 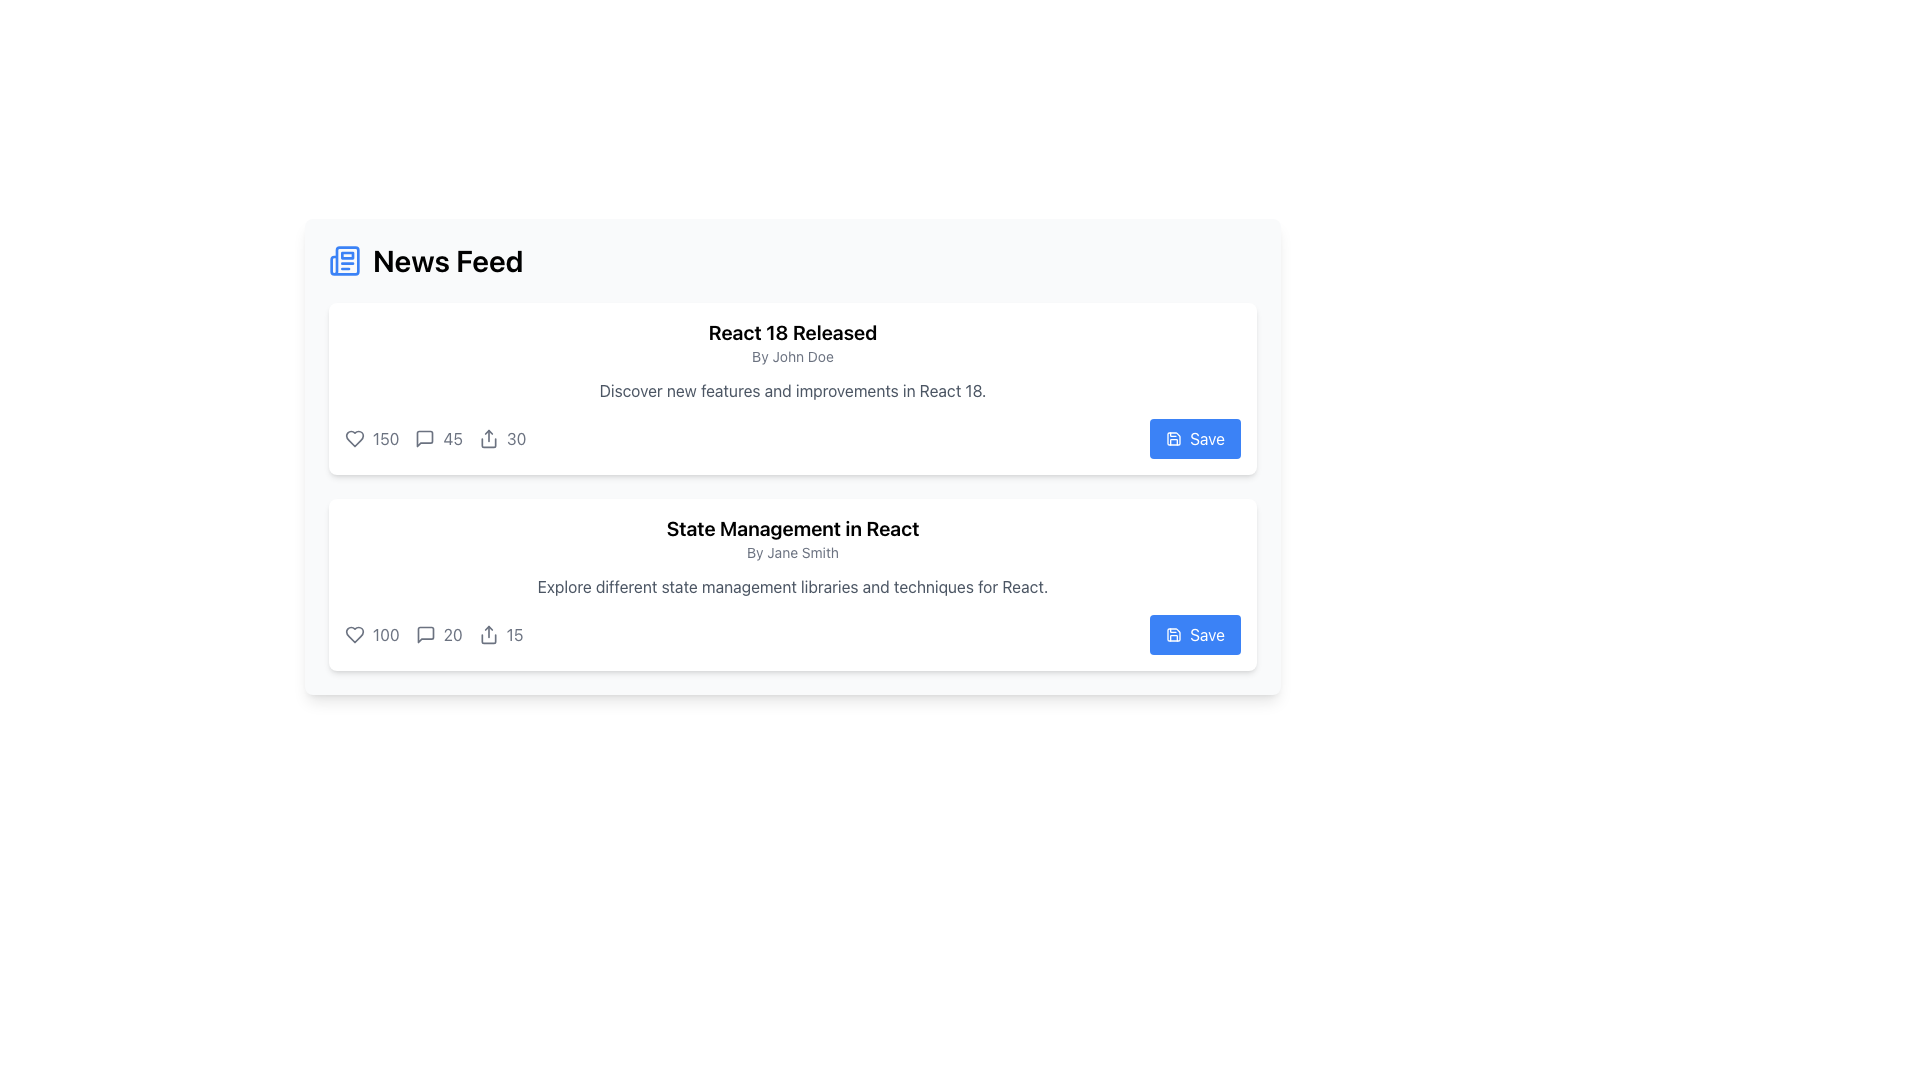 What do you see at coordinates (433, 635) in the screenshot?
I see `the comment counter icon displaying the number of comments for the second post in the card layout` at bounding box center [433, 635].